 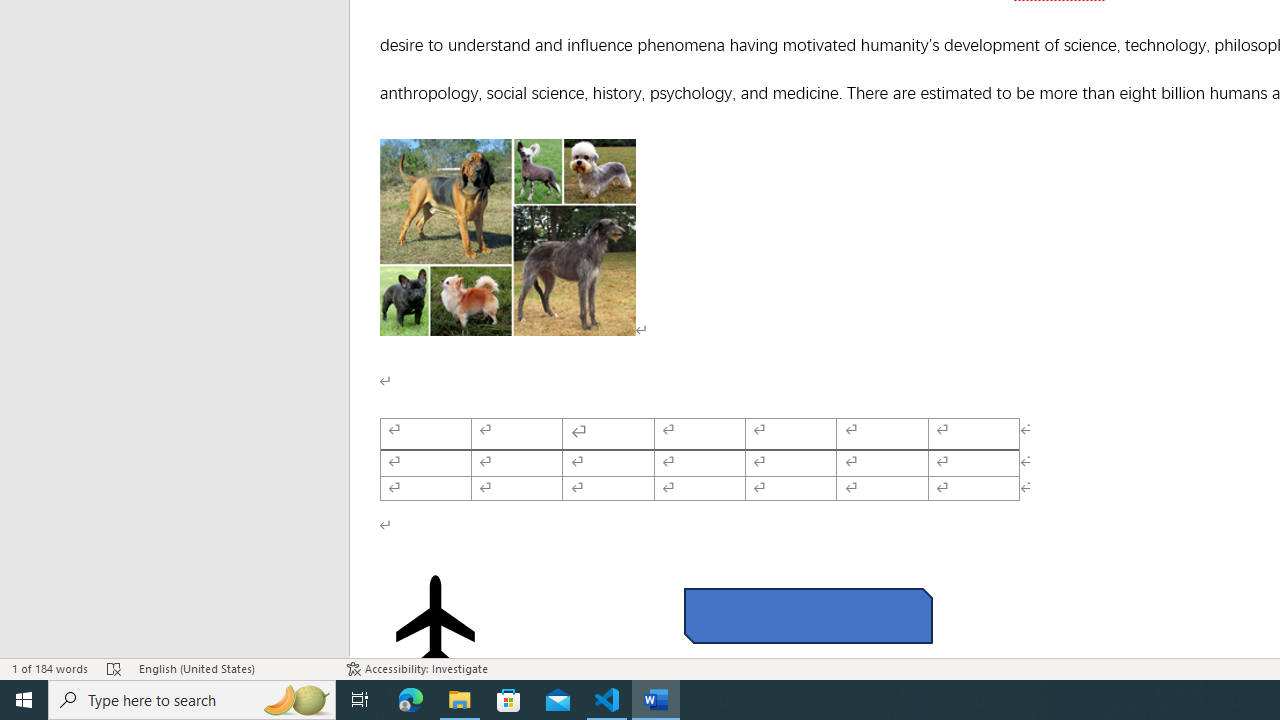 What do you see at coordinates (656, 698) in the screenshot?
I see `'Word - 1 running window'` at bounding box center [656, 698].